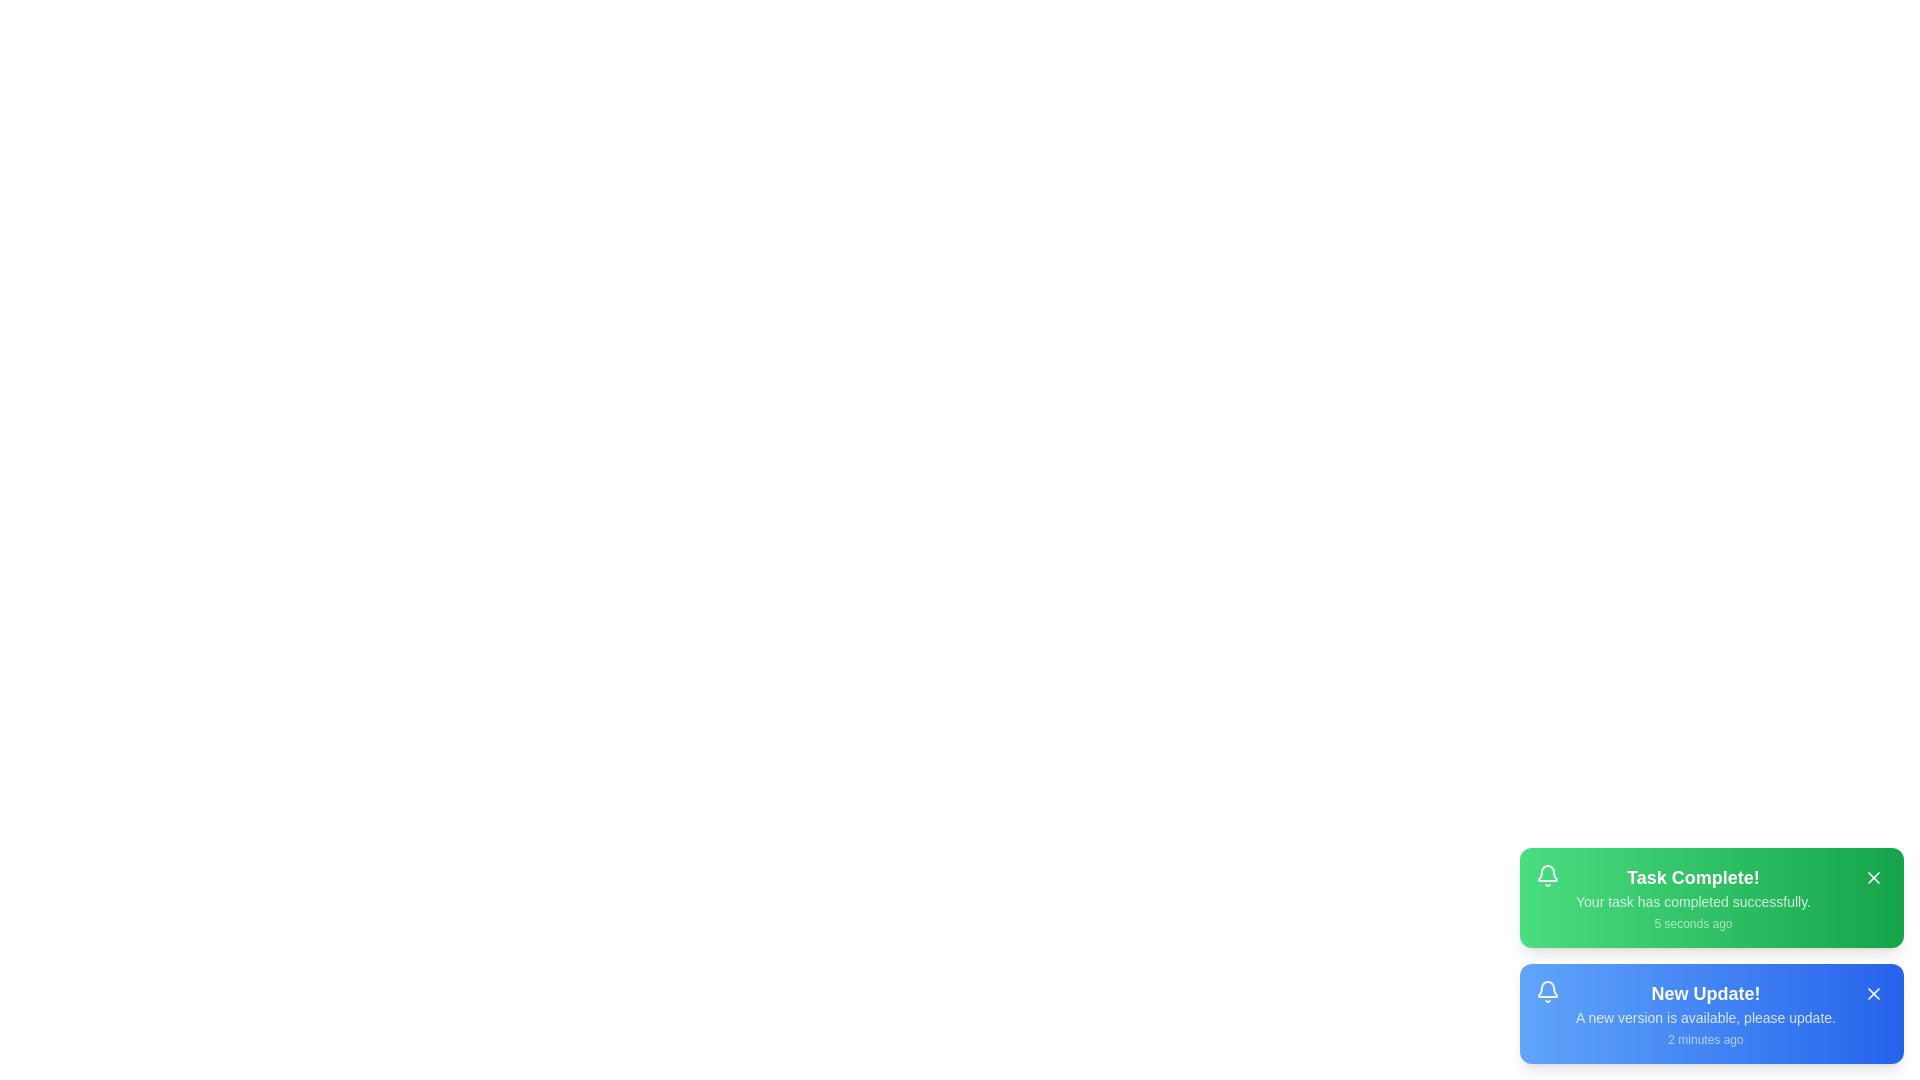 This screenshot has height=1080, width=1920. I want to click on the notification to read its details, so click(1711, 897).